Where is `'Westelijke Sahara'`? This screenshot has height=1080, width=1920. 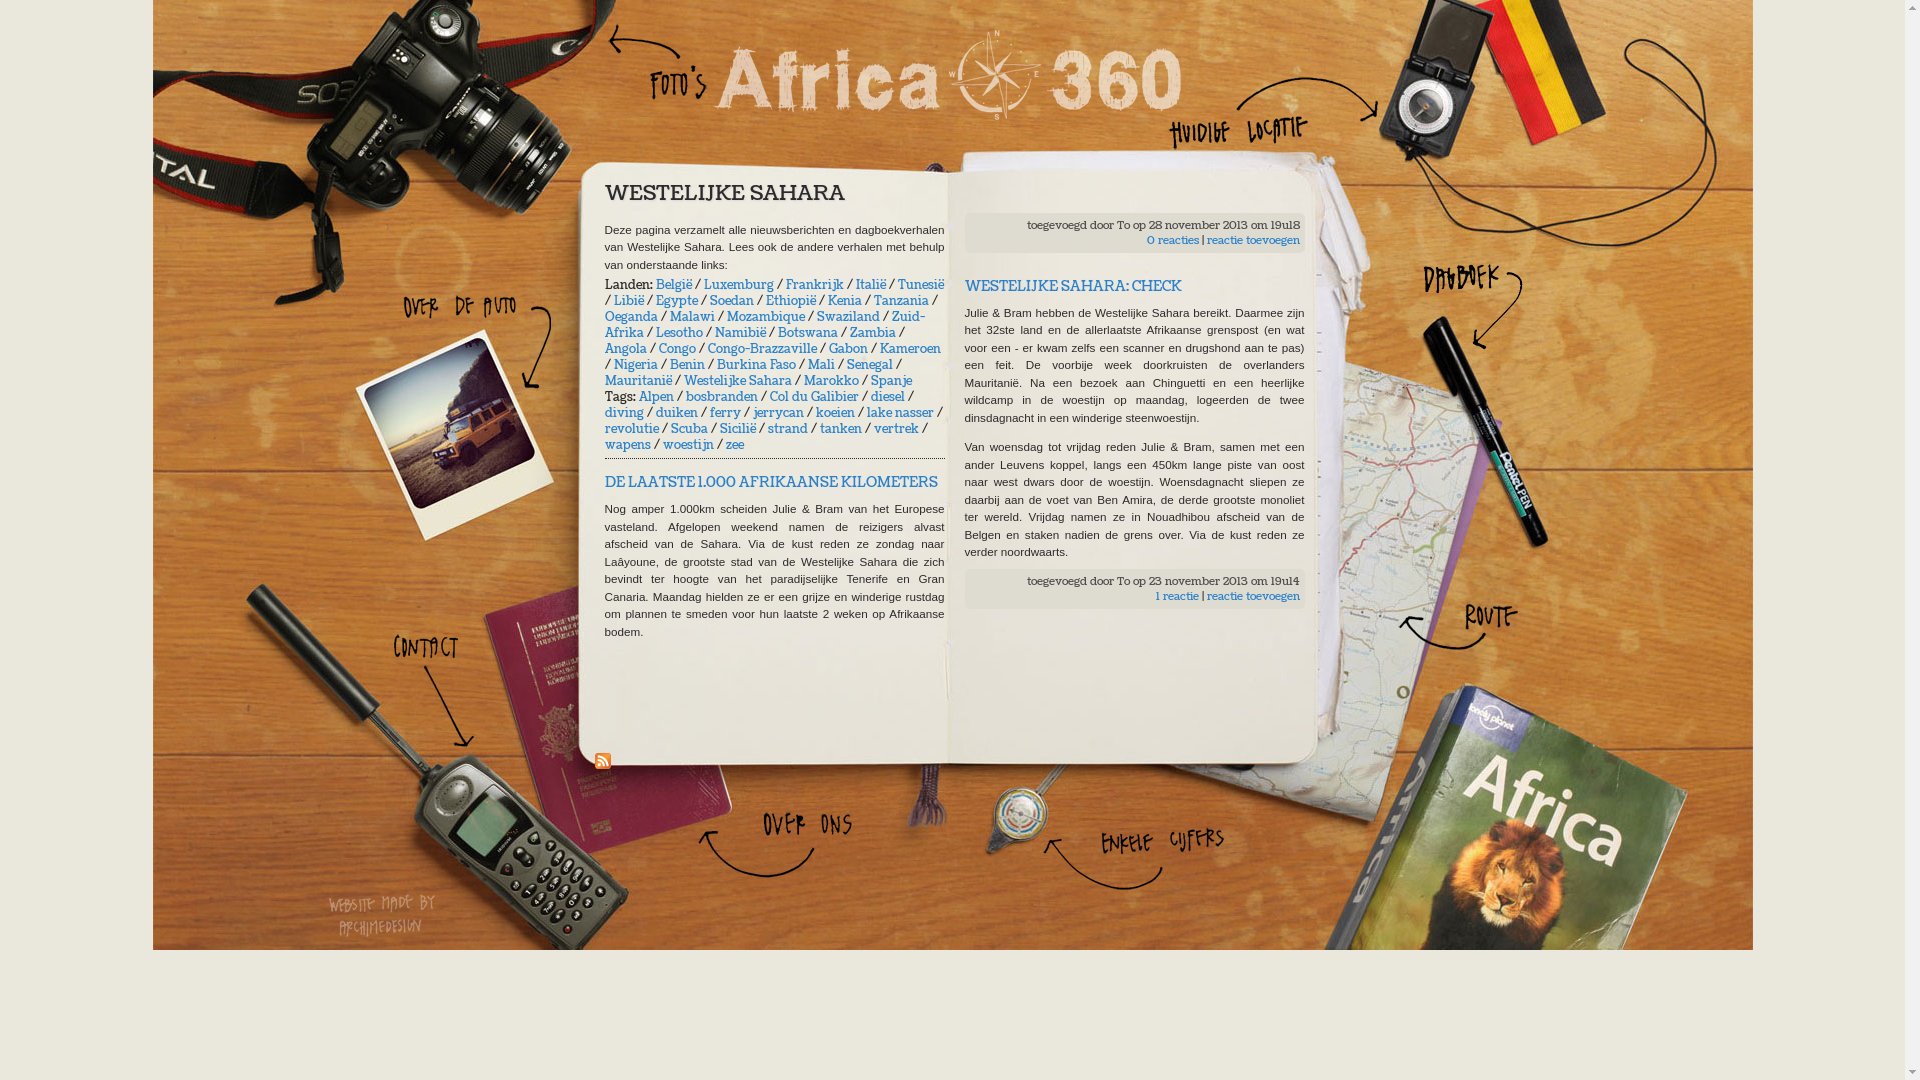
'Westelijke Sahara' is located at coordinates (737, 381).